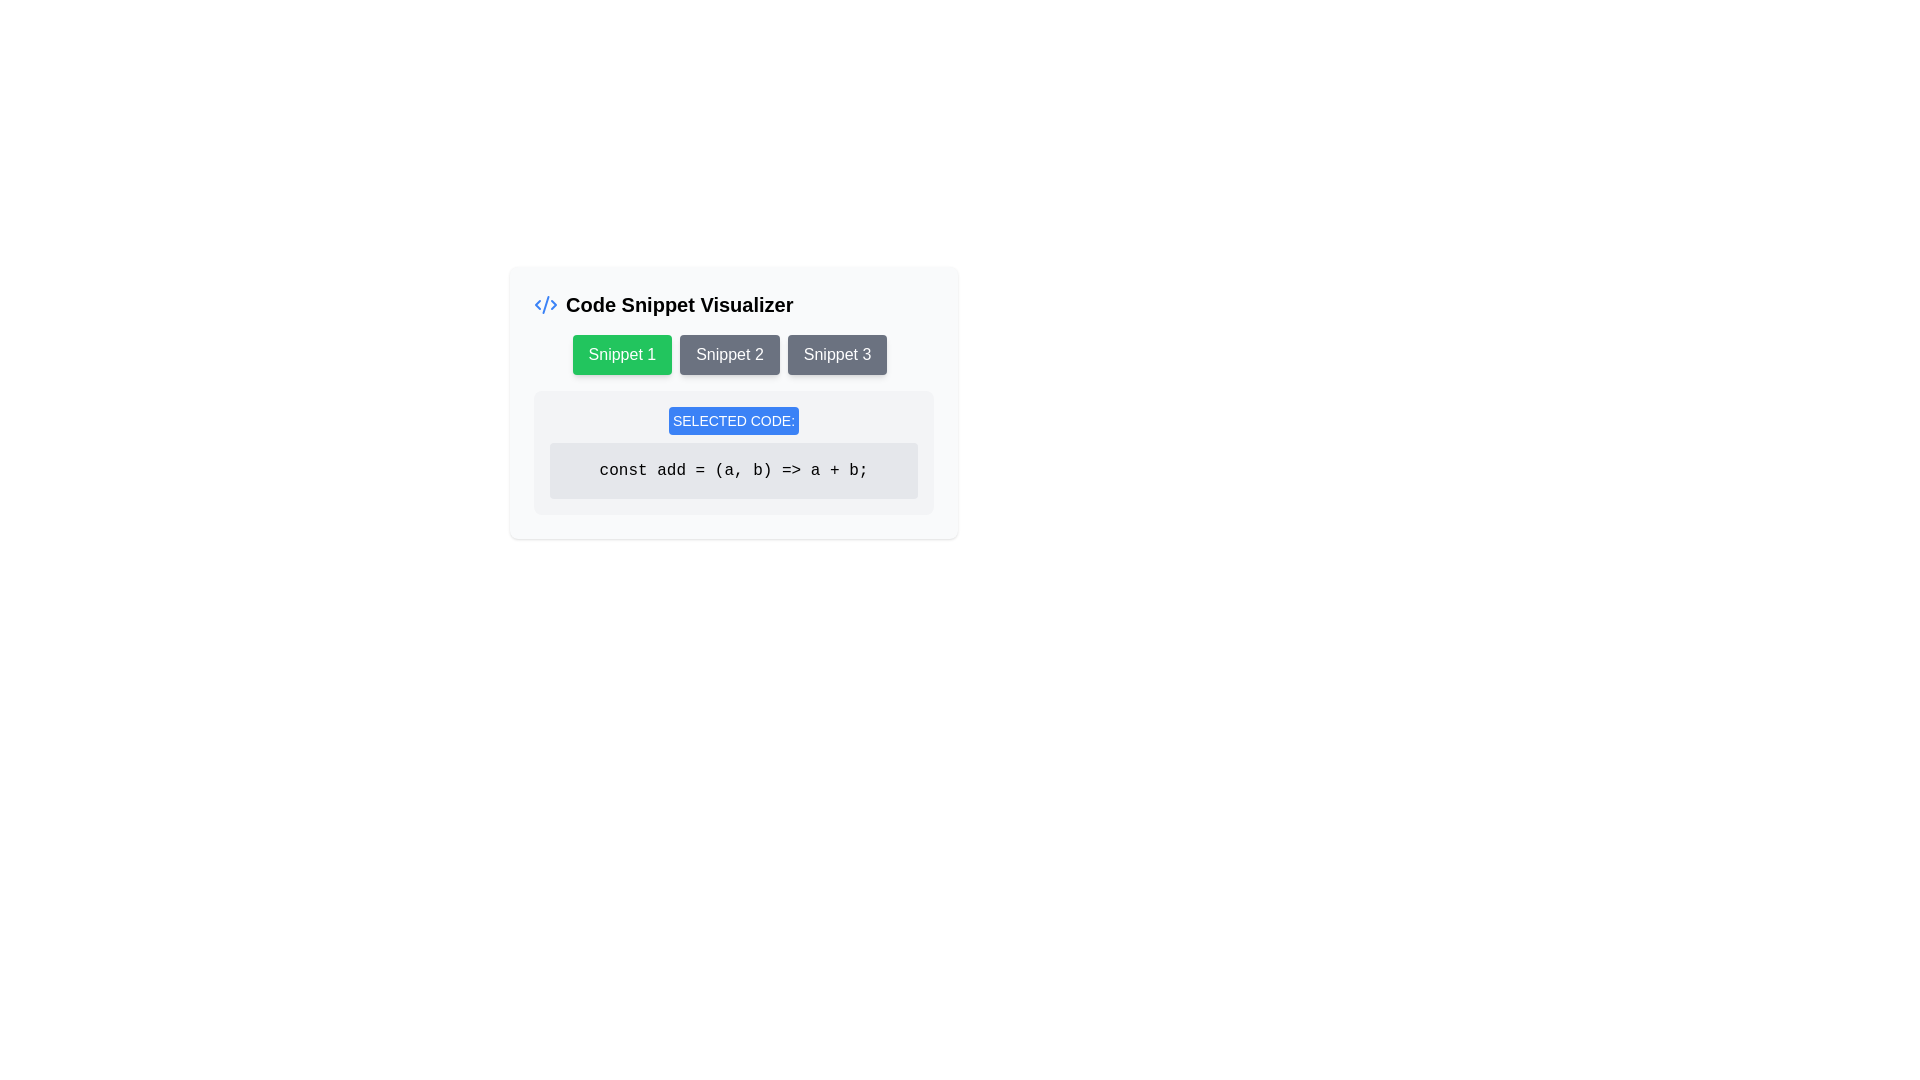 This screenshot has height=1080, width=1920. I want to click on the 'Snippet 2' button, which is the second button in a row of three buttons labeled 'Snippet 1', 'Snippet 2', and 'Snippet 3', so click(733, 353).